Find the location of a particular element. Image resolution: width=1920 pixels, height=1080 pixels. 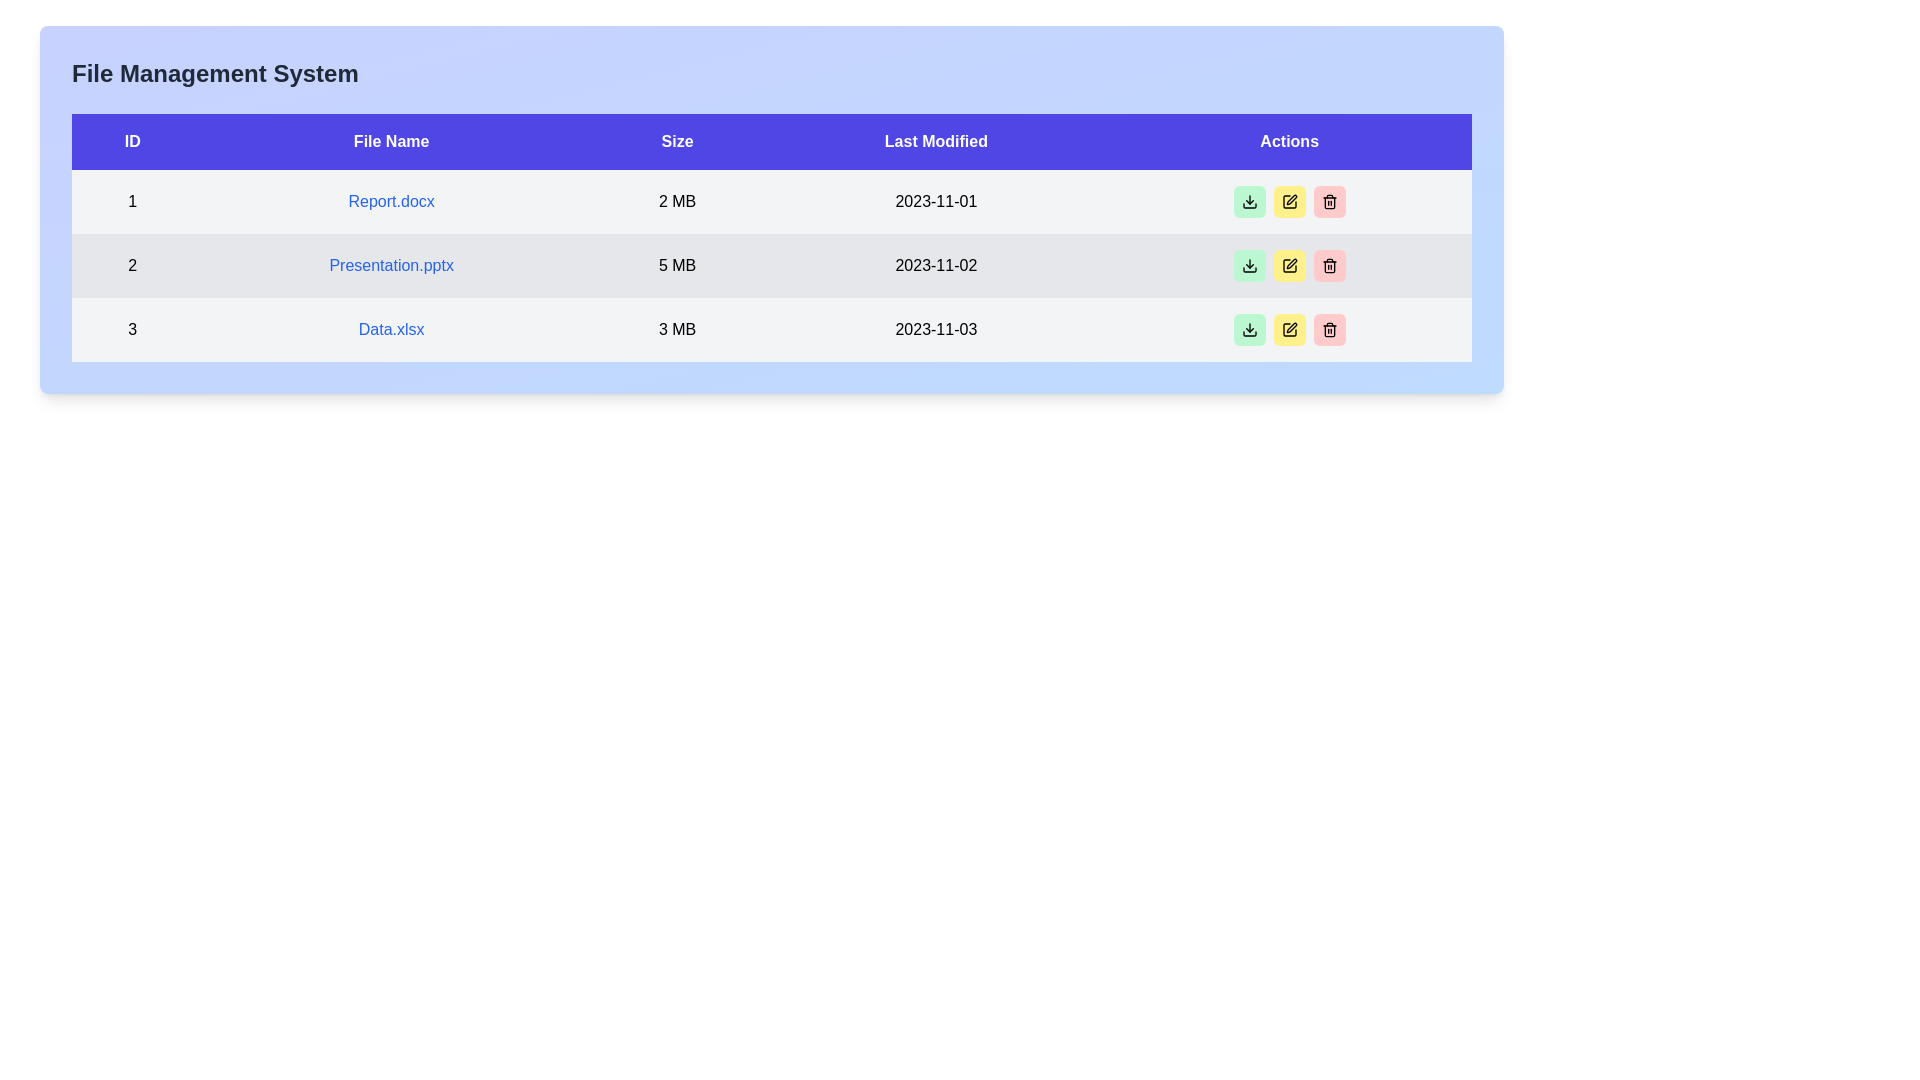

the delete icon, which is represented by a minimalist trash can design, located as the third icon in the 'Actions' column of the second row in the file listing table is located at coordinates (1329, 265).